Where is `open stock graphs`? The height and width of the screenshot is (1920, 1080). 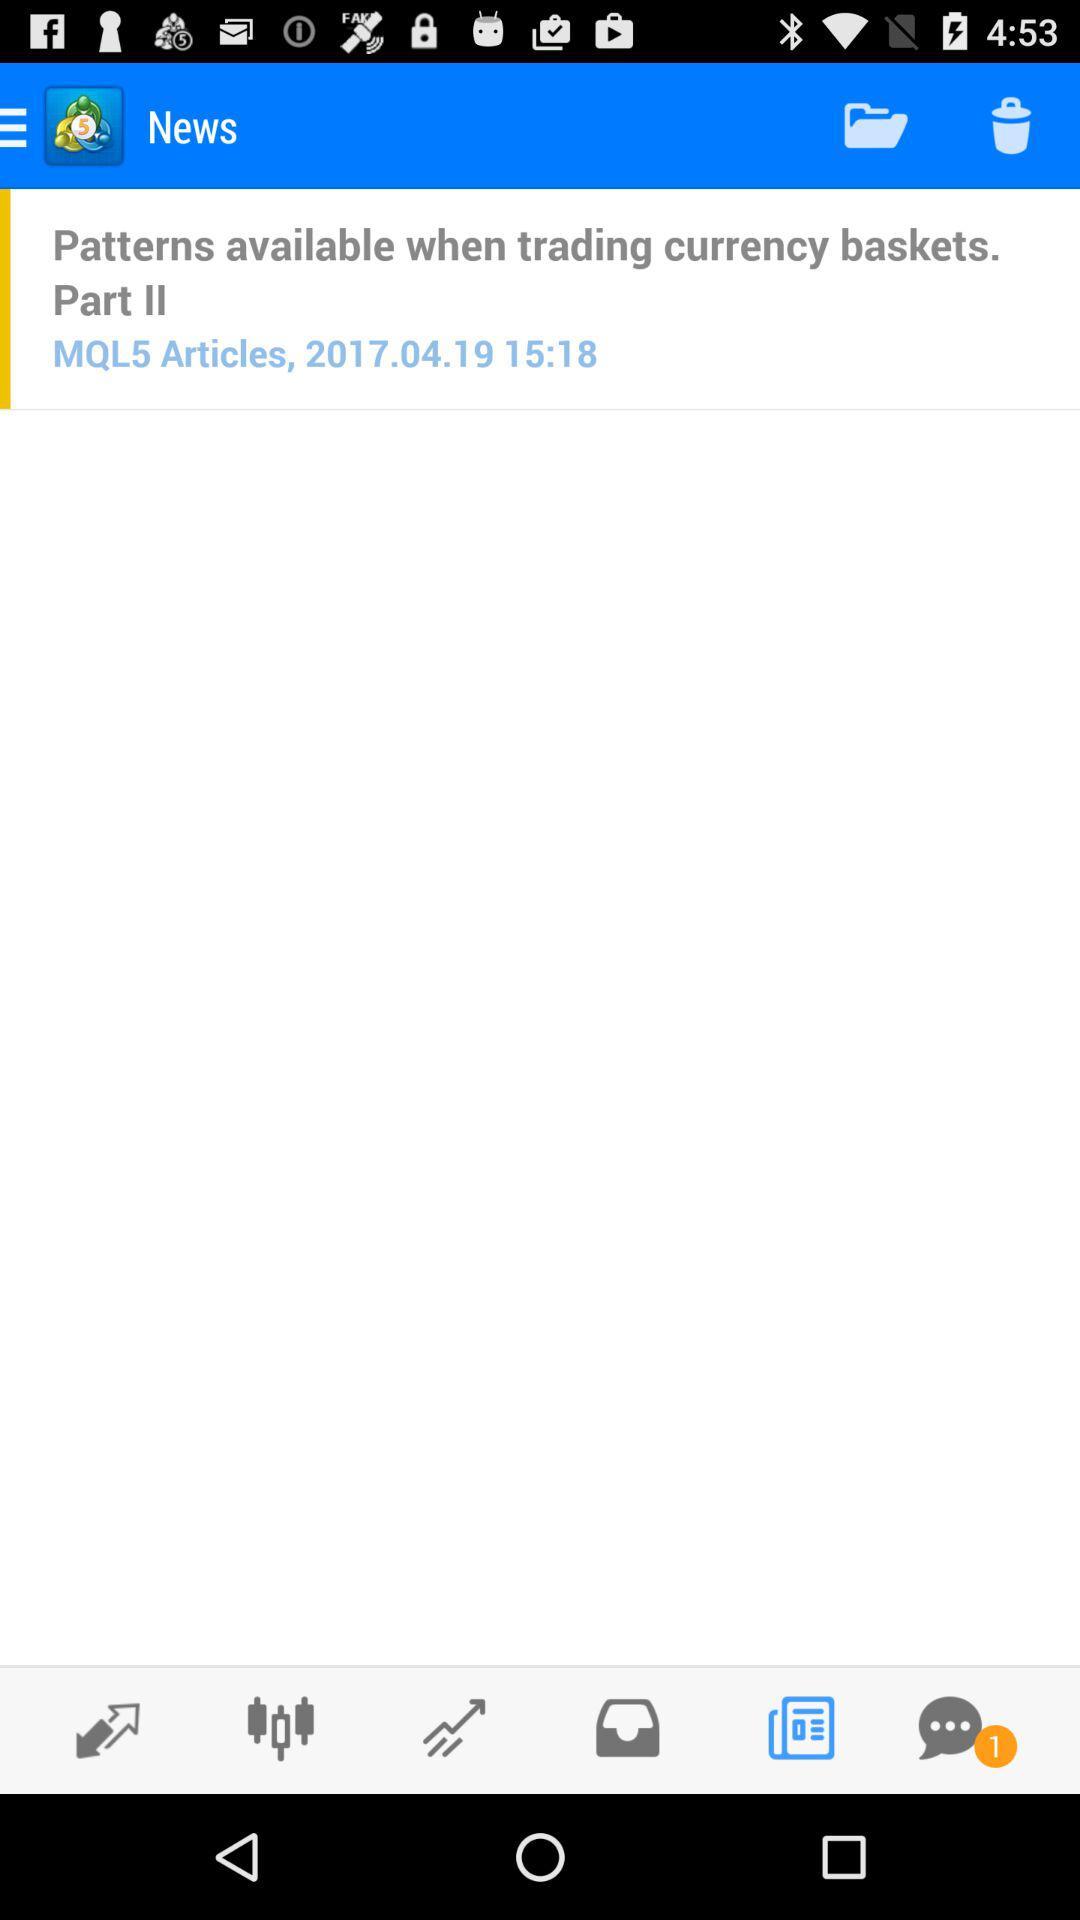 open stock graphs is located at coordinates (454, 1727).